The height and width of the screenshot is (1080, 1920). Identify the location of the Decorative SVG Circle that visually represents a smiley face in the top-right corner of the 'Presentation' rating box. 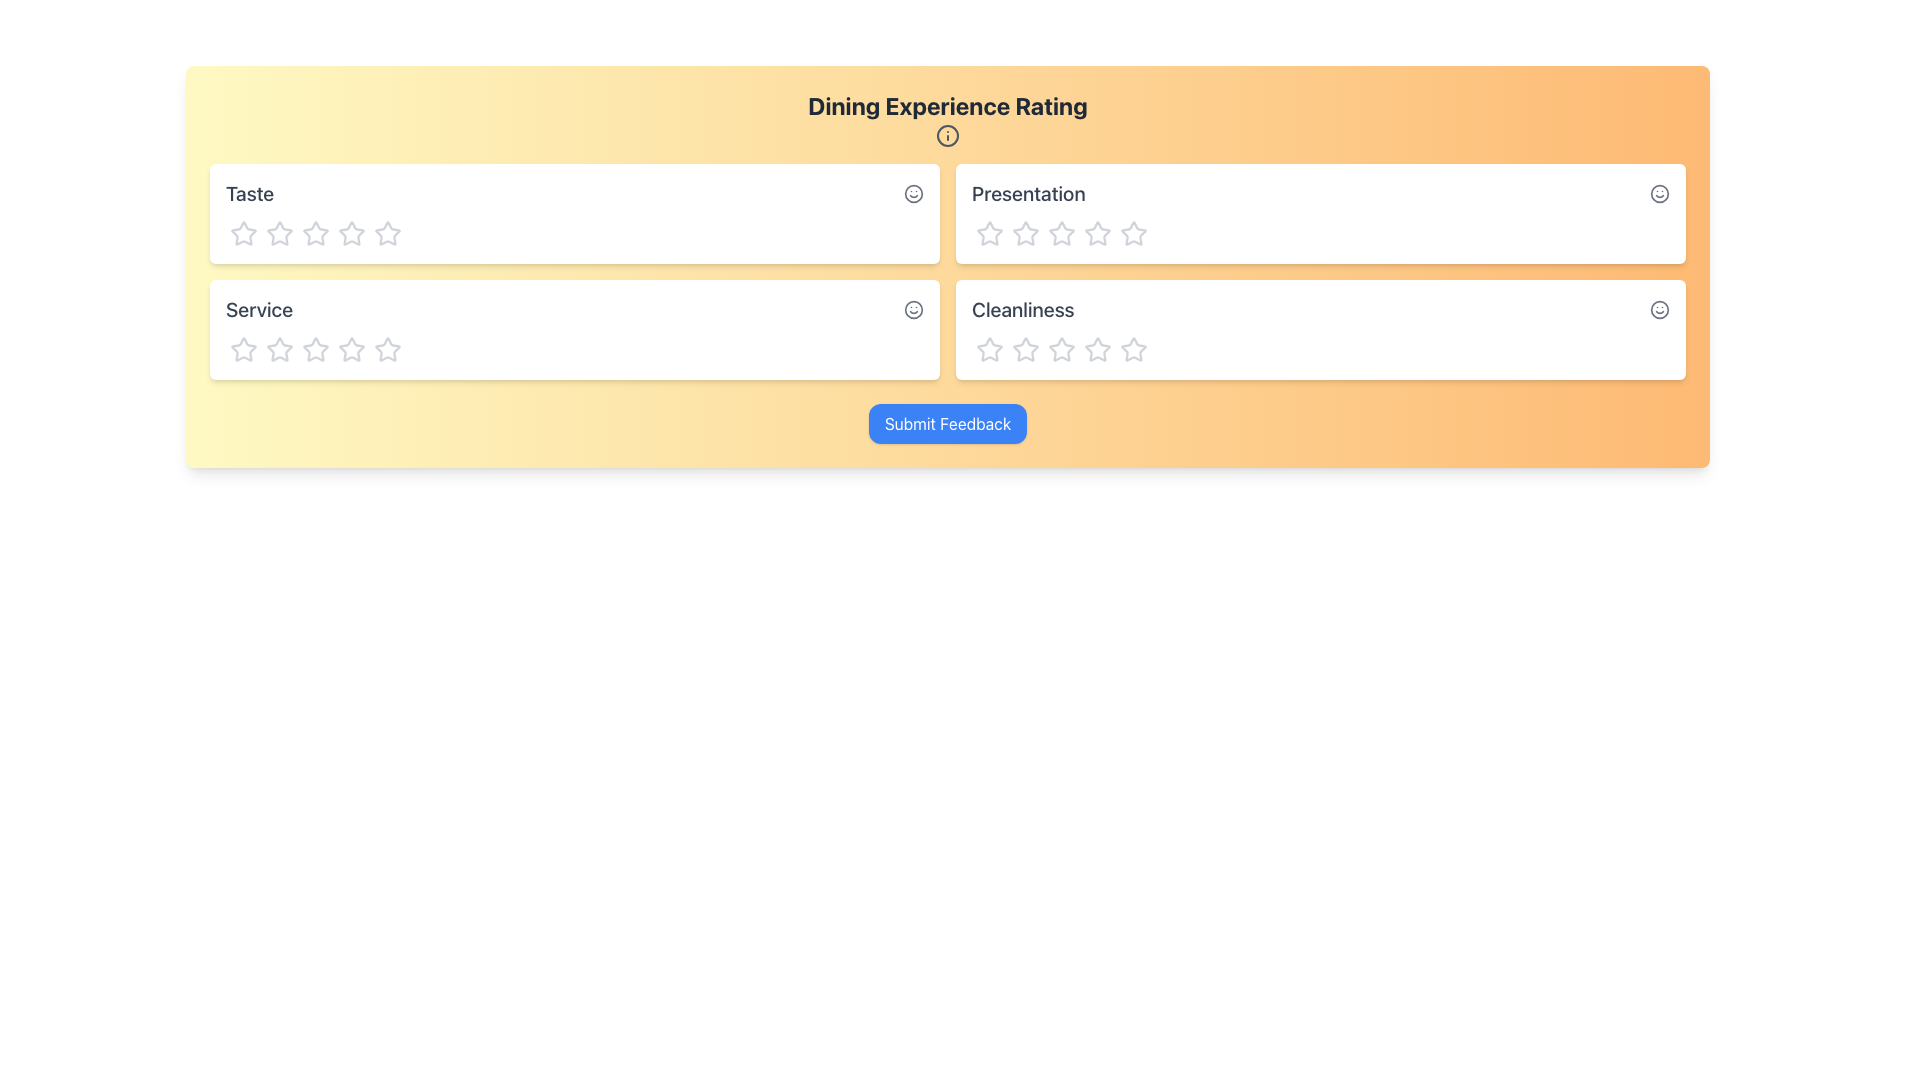
(1660, 193).